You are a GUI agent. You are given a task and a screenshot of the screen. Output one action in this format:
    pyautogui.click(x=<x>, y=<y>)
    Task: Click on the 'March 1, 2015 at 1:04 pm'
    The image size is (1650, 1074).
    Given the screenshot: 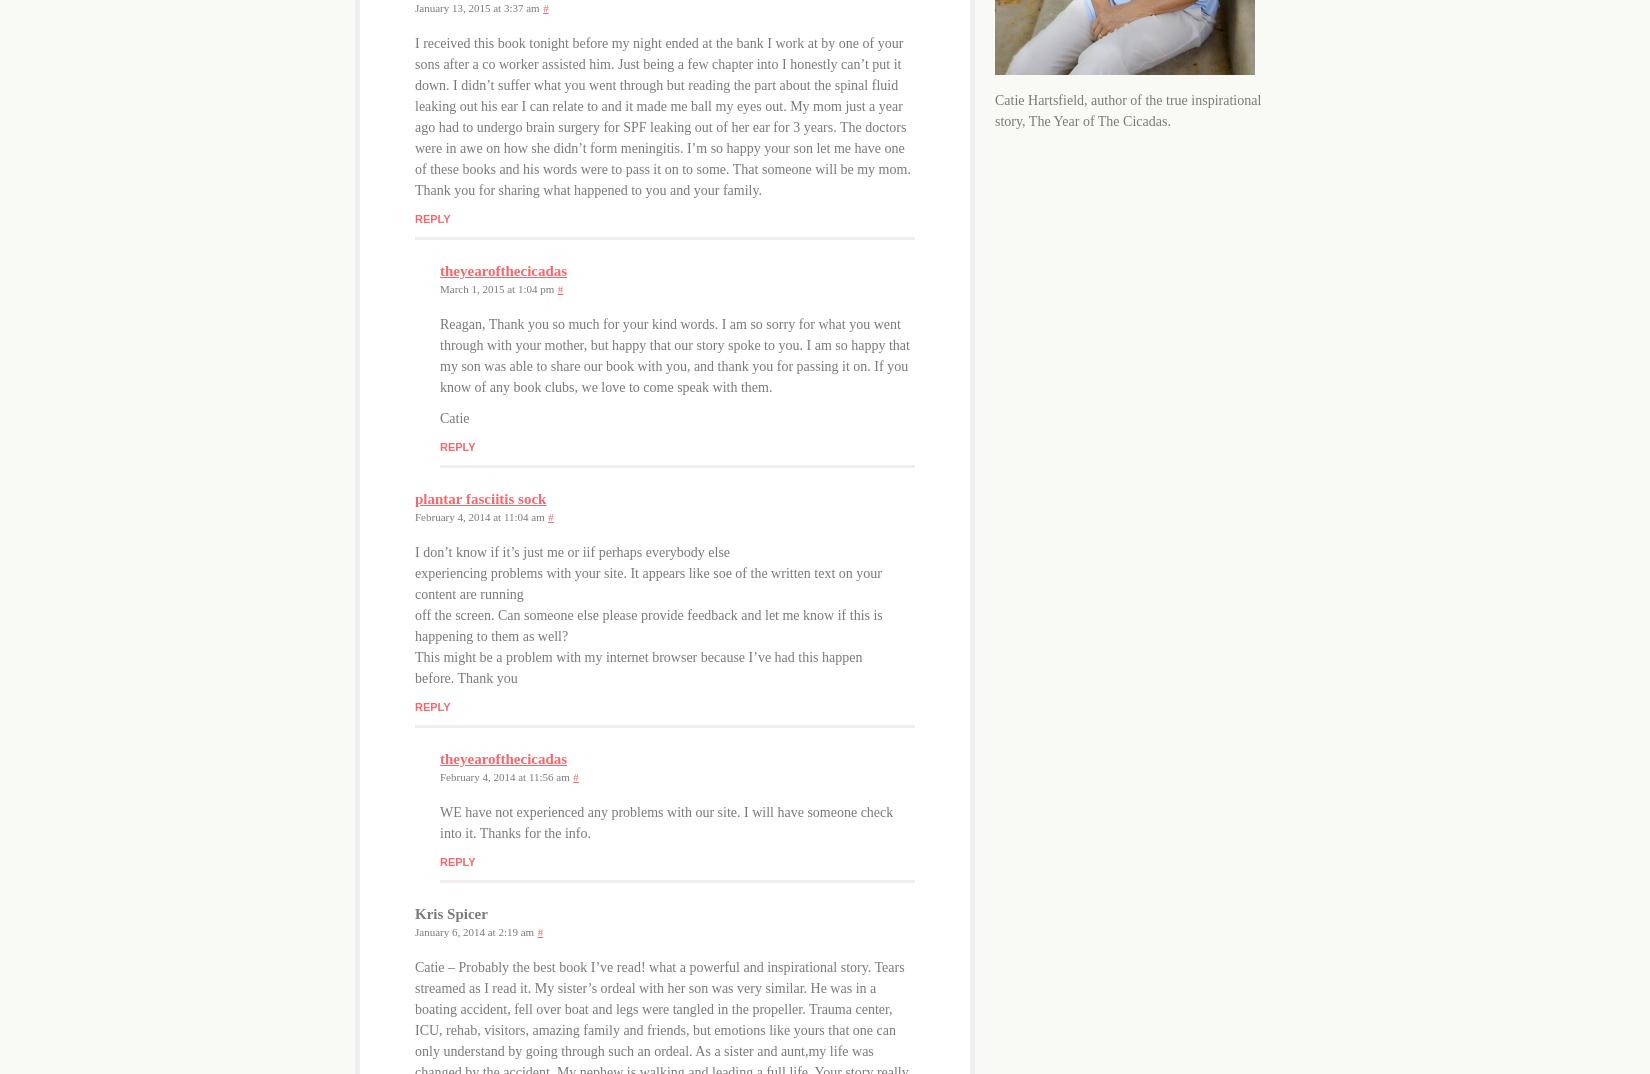 What is the action you would take?
    pyautogui.click(x=439, y=288)
    